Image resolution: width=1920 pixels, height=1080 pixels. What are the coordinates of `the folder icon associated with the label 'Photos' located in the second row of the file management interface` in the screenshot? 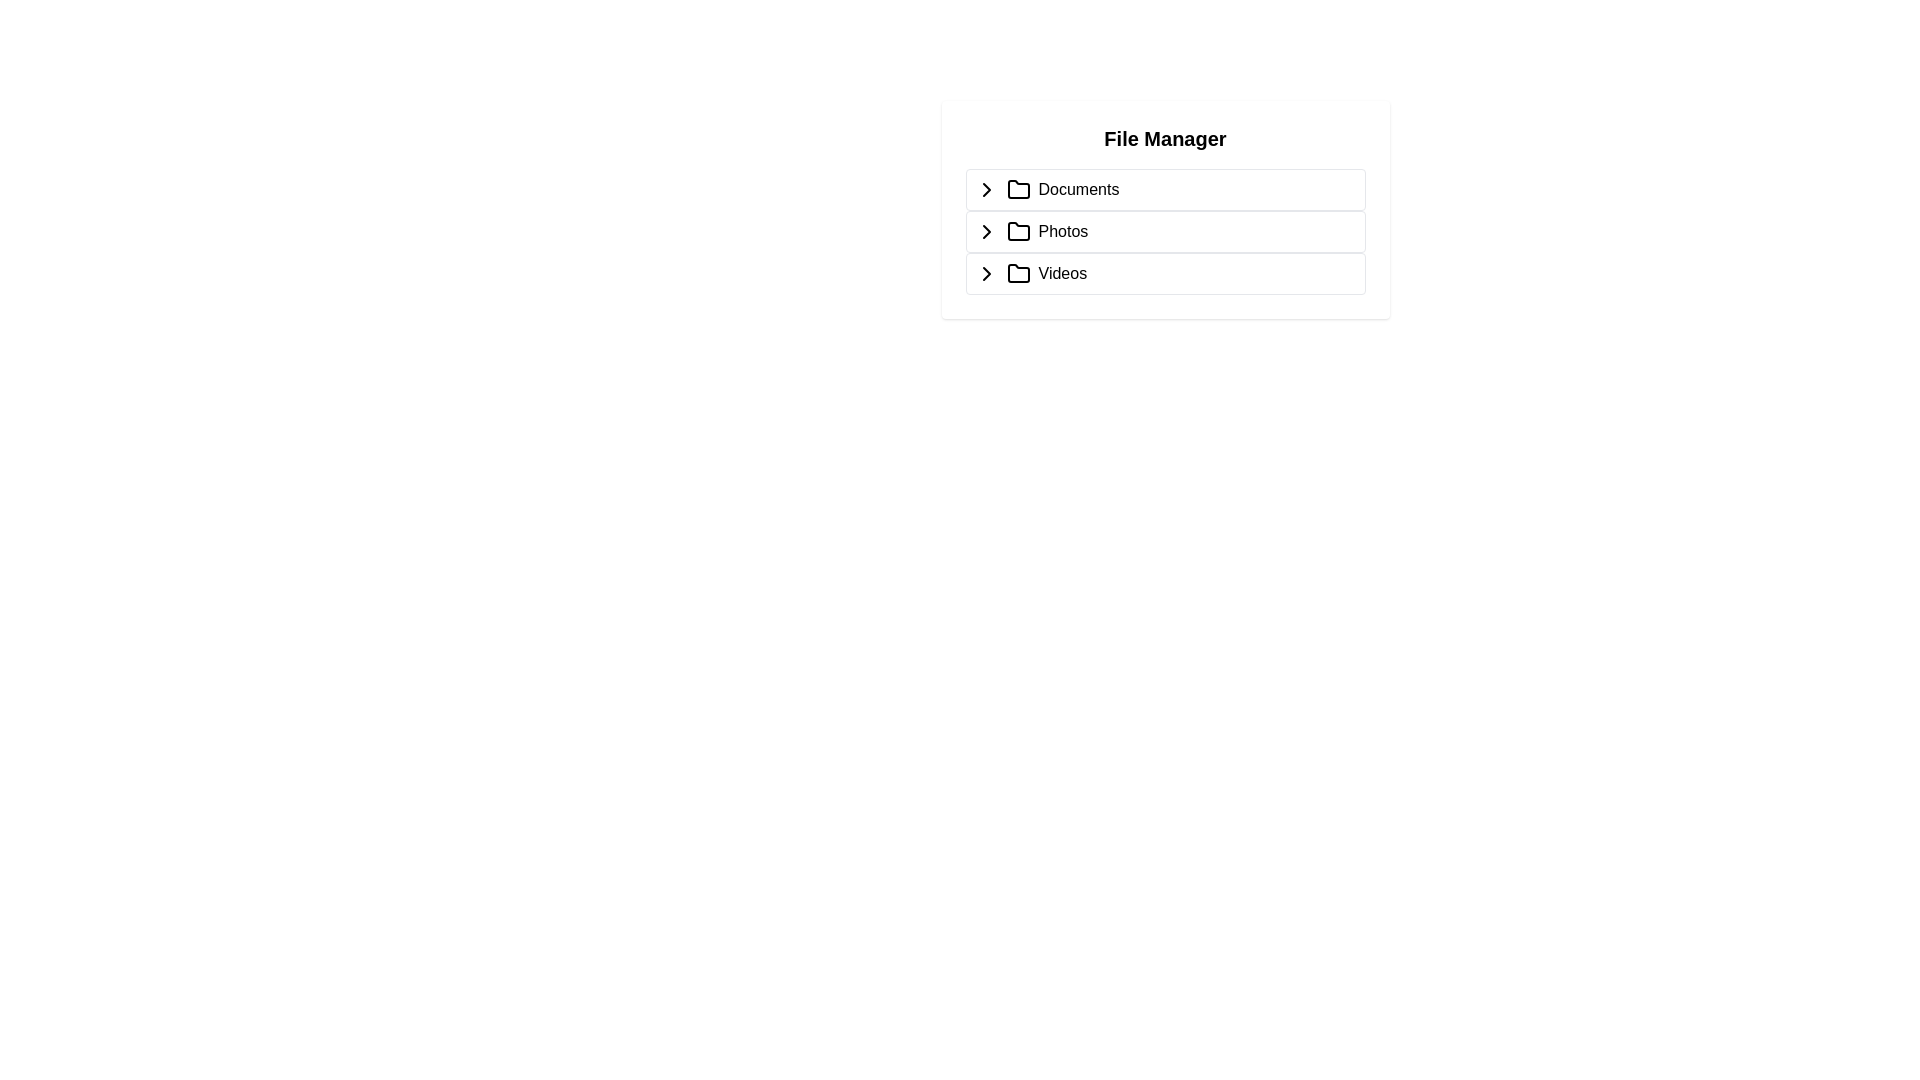 It's located at (1018, 230).